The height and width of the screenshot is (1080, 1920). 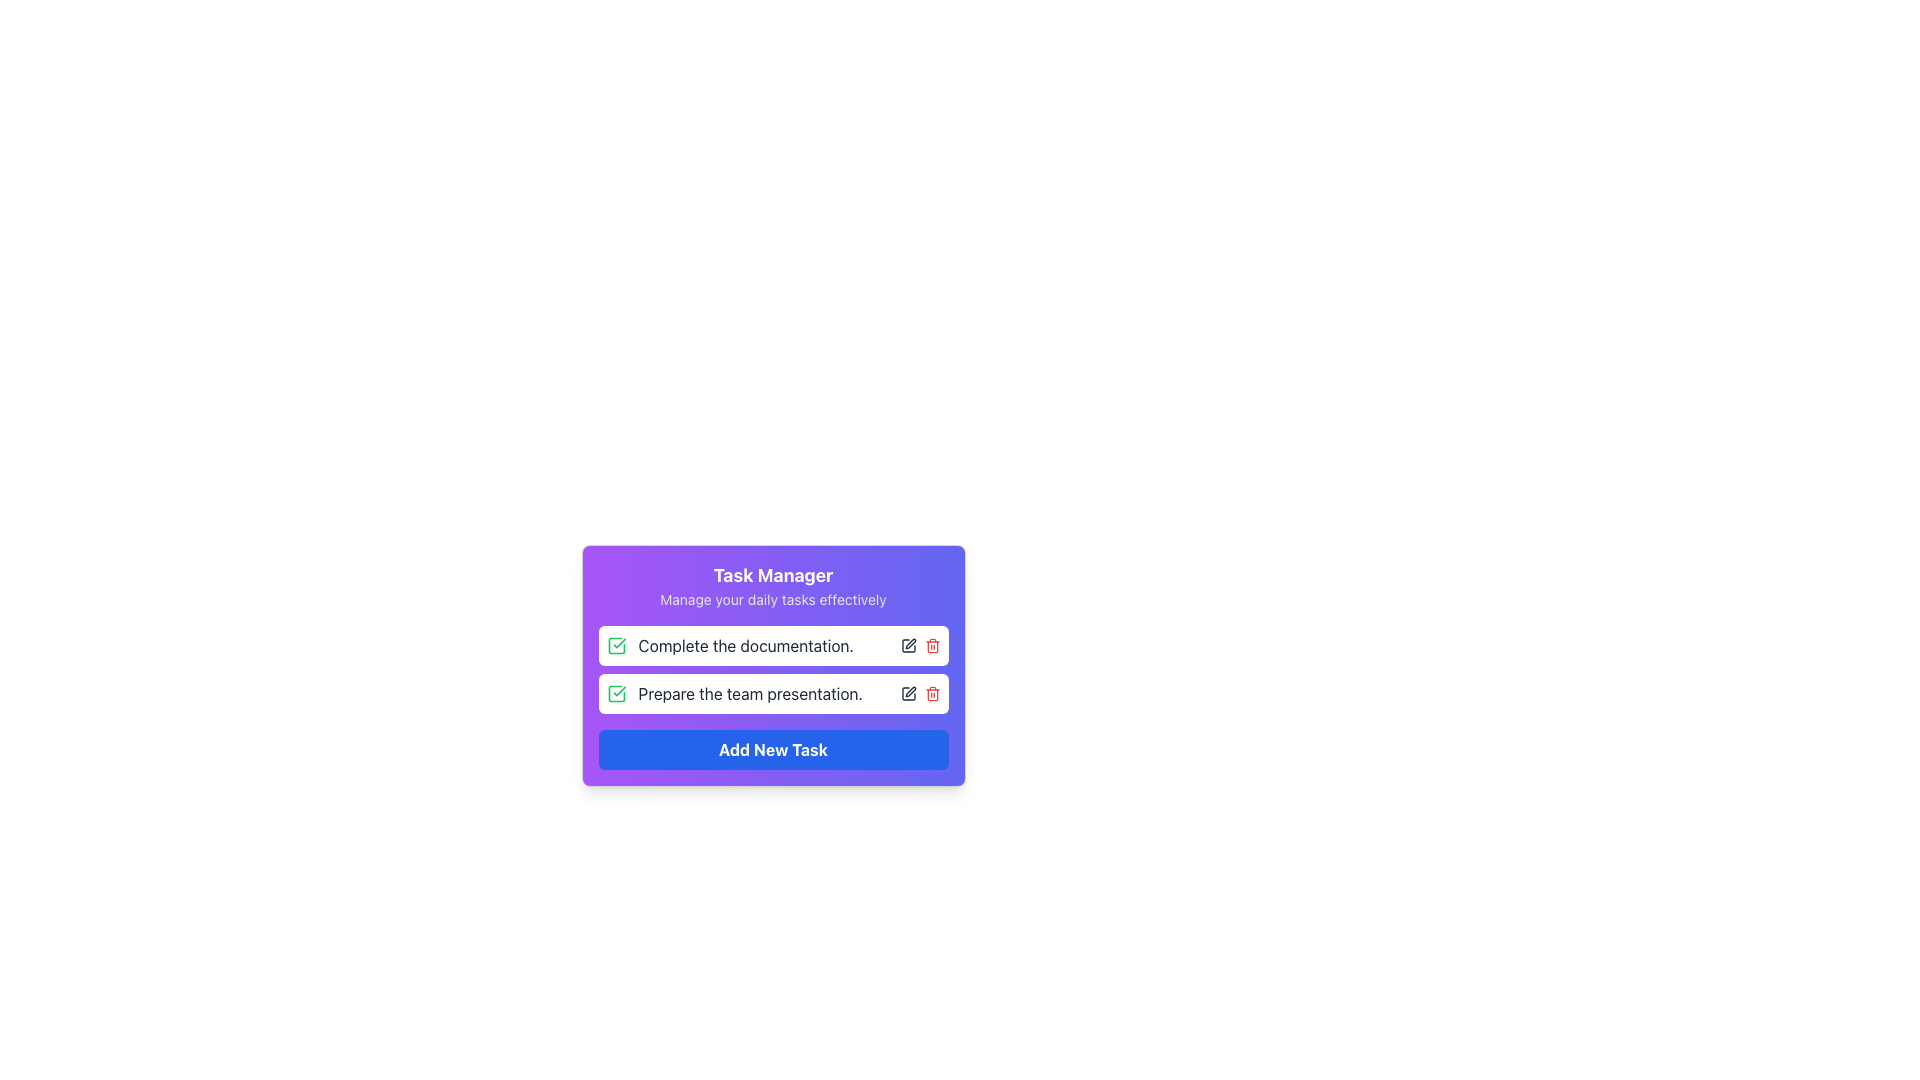 I want to click on task description text that displays 'Complete the documentation.' located in the middle section of the task manager interface, so click(x=745, y=645).